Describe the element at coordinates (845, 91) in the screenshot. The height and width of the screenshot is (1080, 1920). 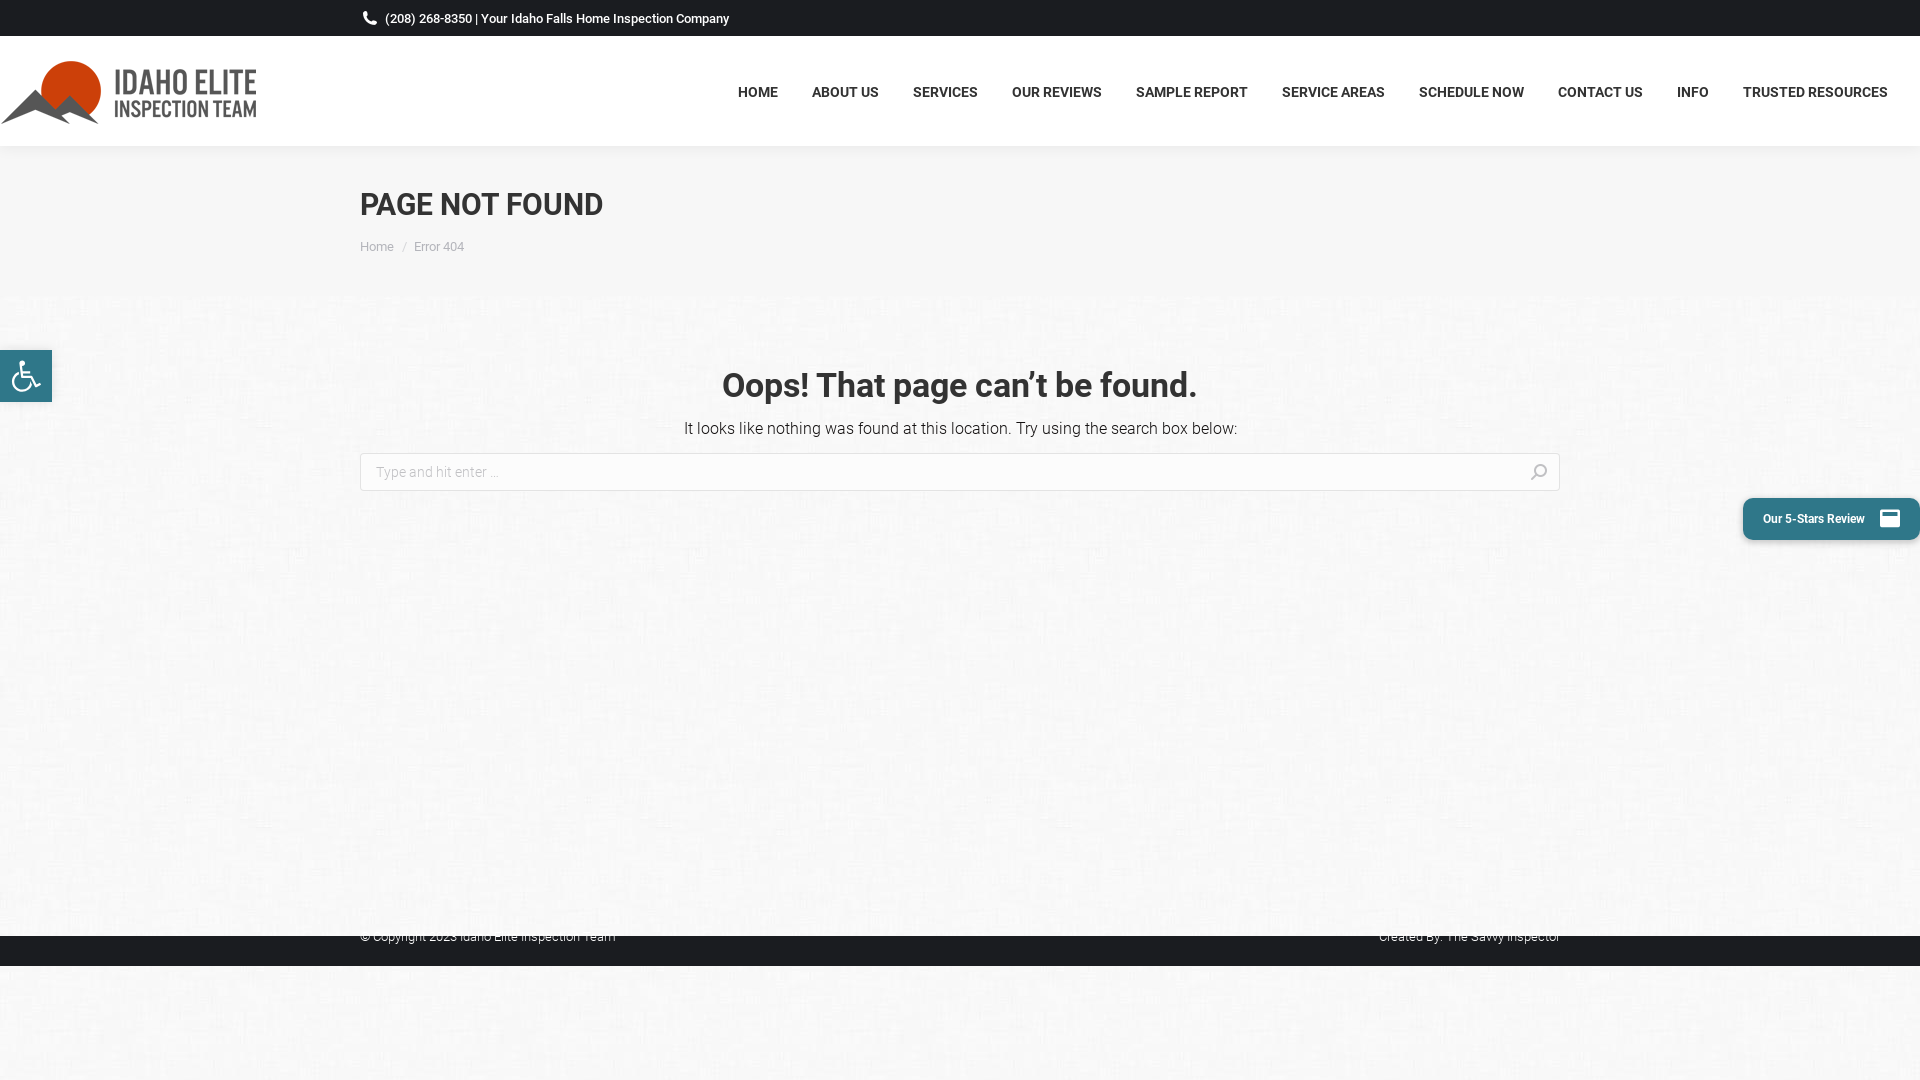
I see `'ABOUT US'` at that location.